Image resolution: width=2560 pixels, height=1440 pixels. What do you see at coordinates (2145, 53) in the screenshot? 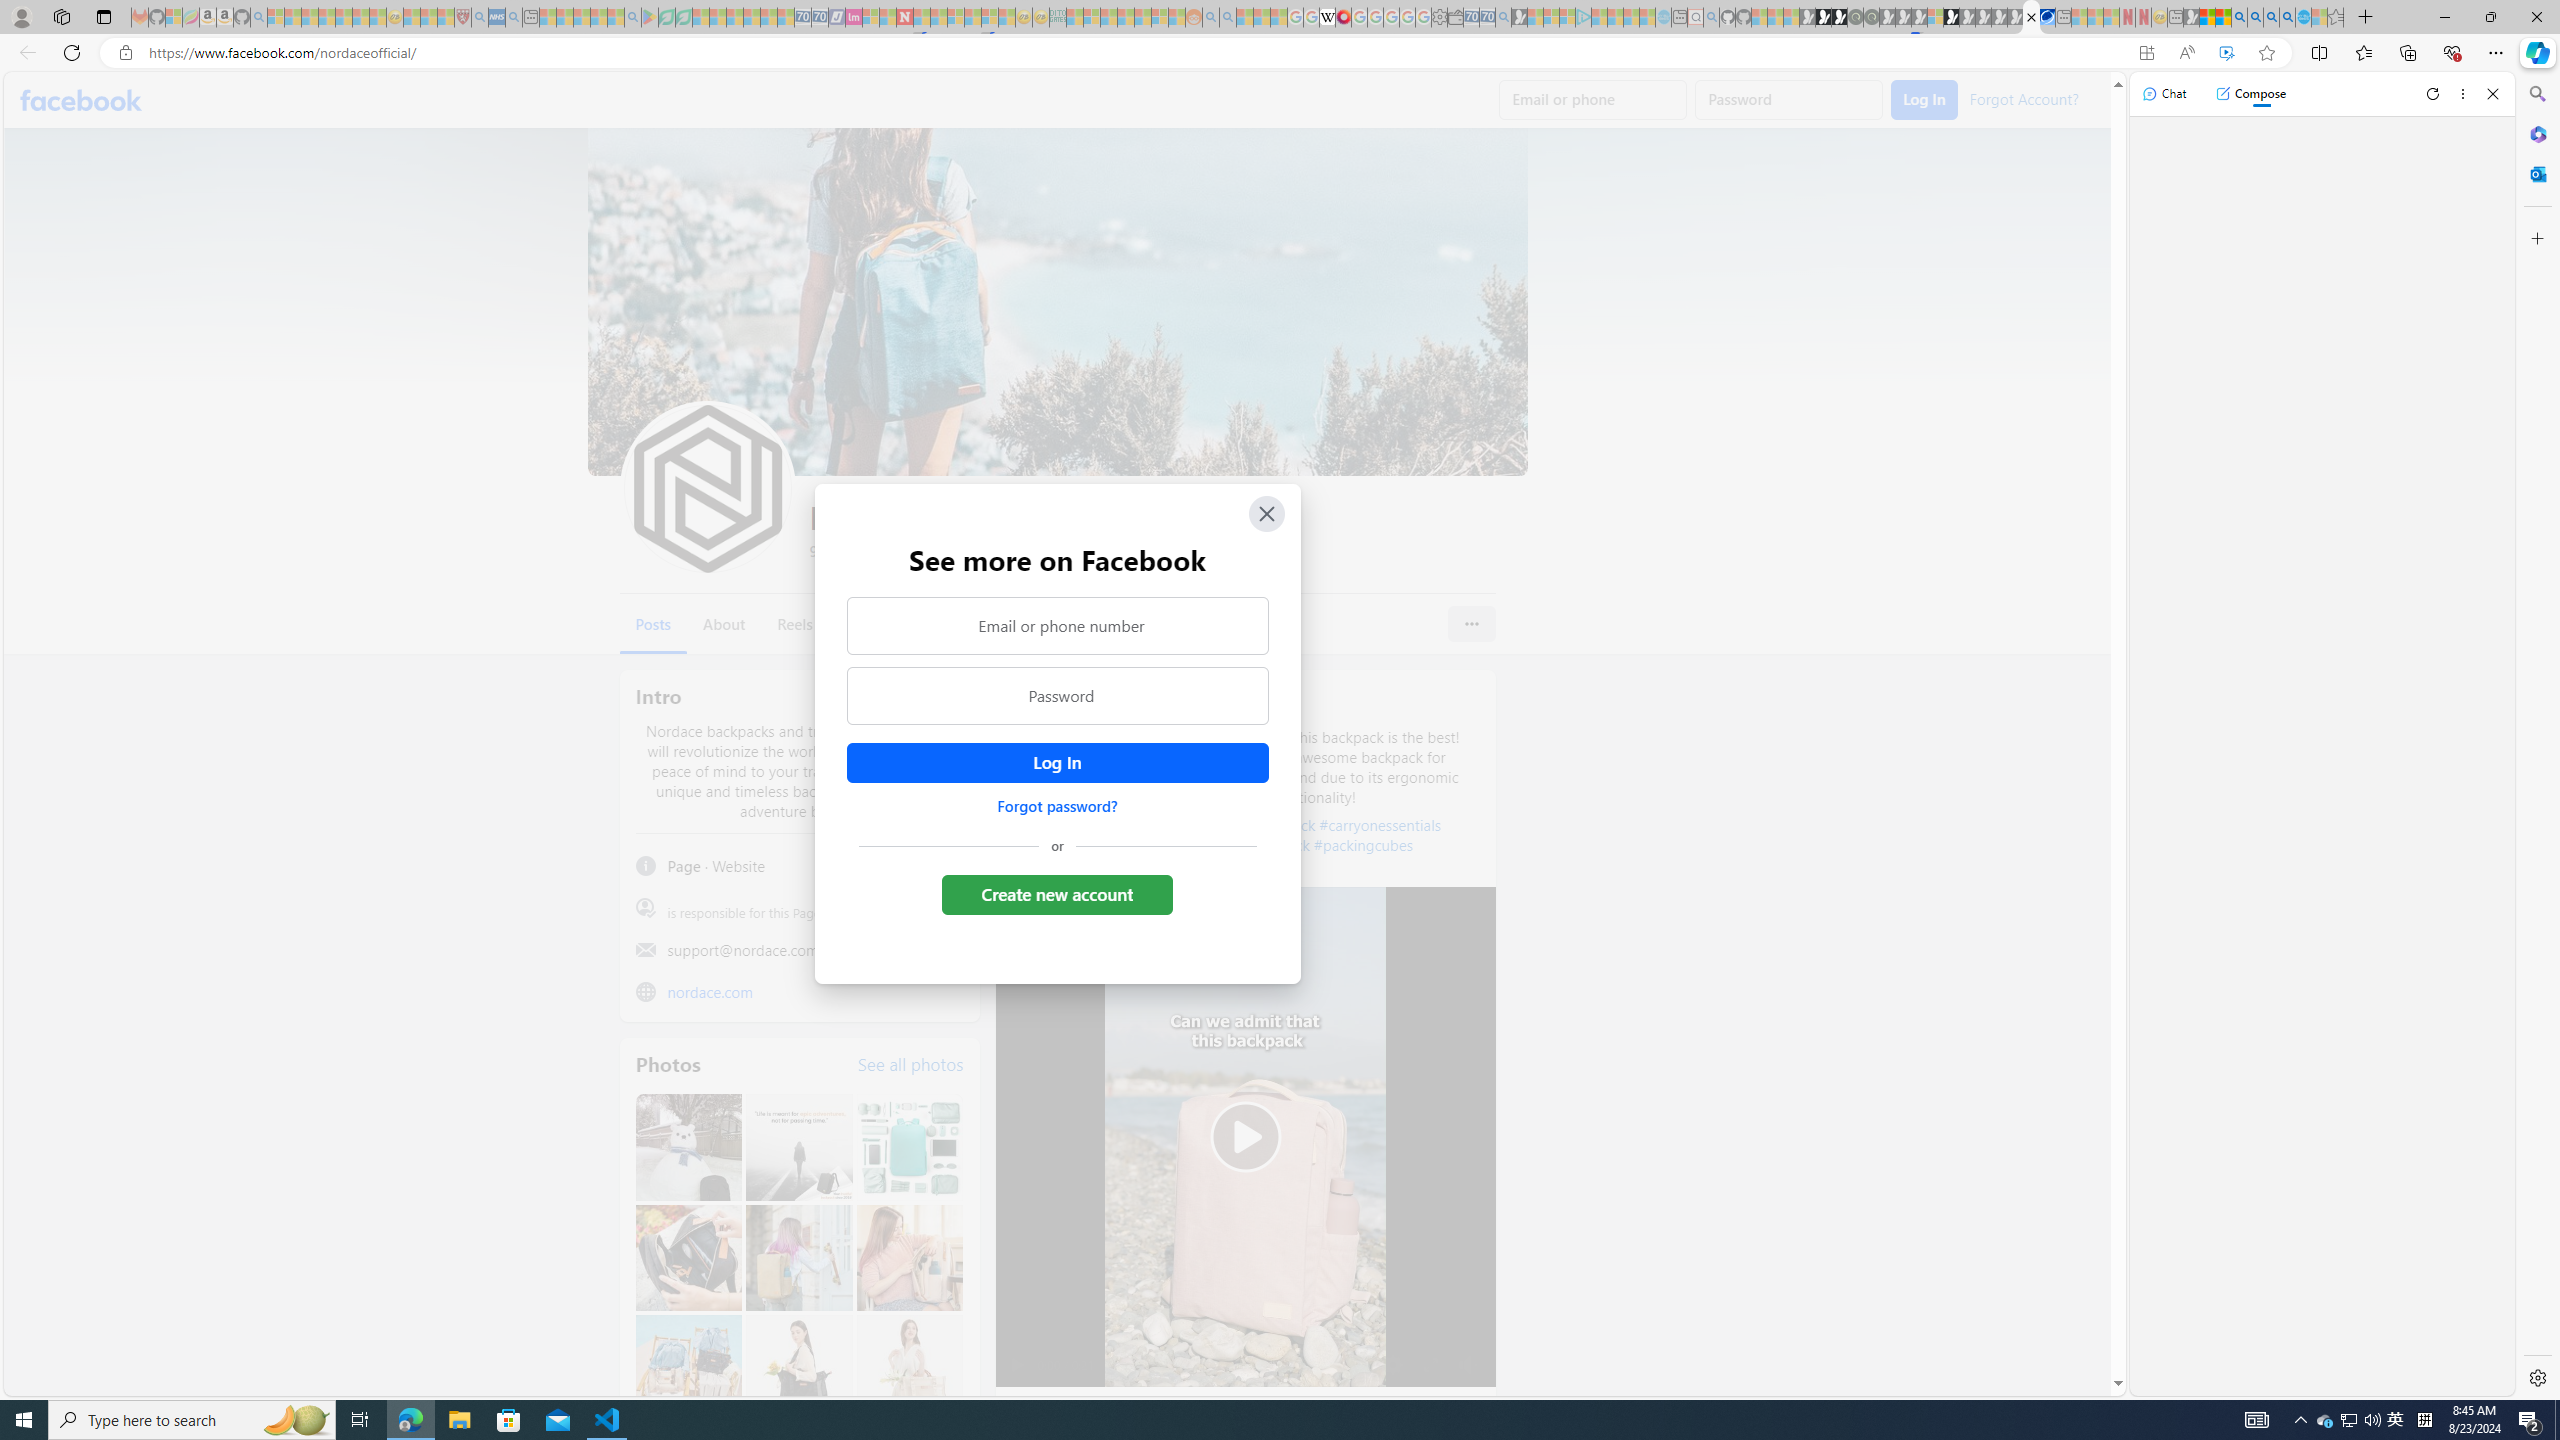
I see `'App available. Install Facebook'` at bounding box center [2145, 53].